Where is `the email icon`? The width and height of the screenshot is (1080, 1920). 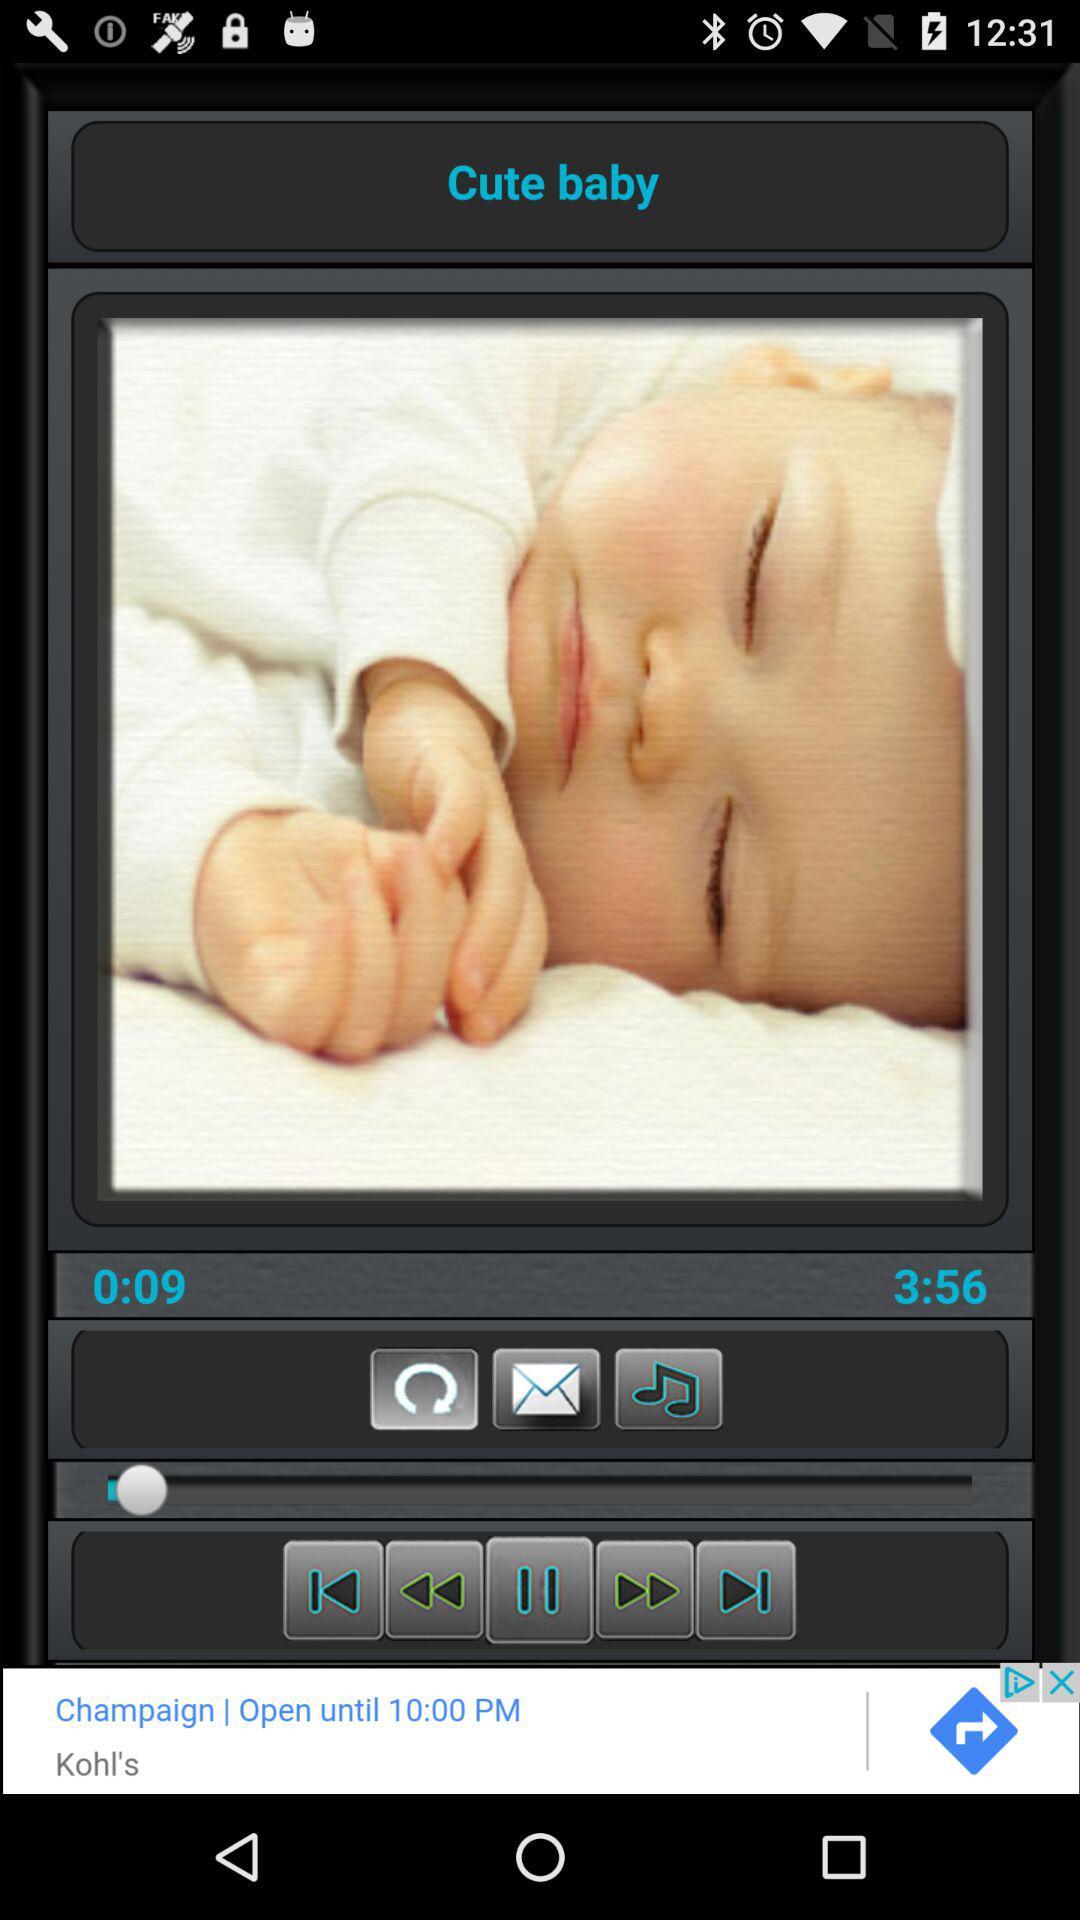
the email icon is located at coordinates (546, 1486).